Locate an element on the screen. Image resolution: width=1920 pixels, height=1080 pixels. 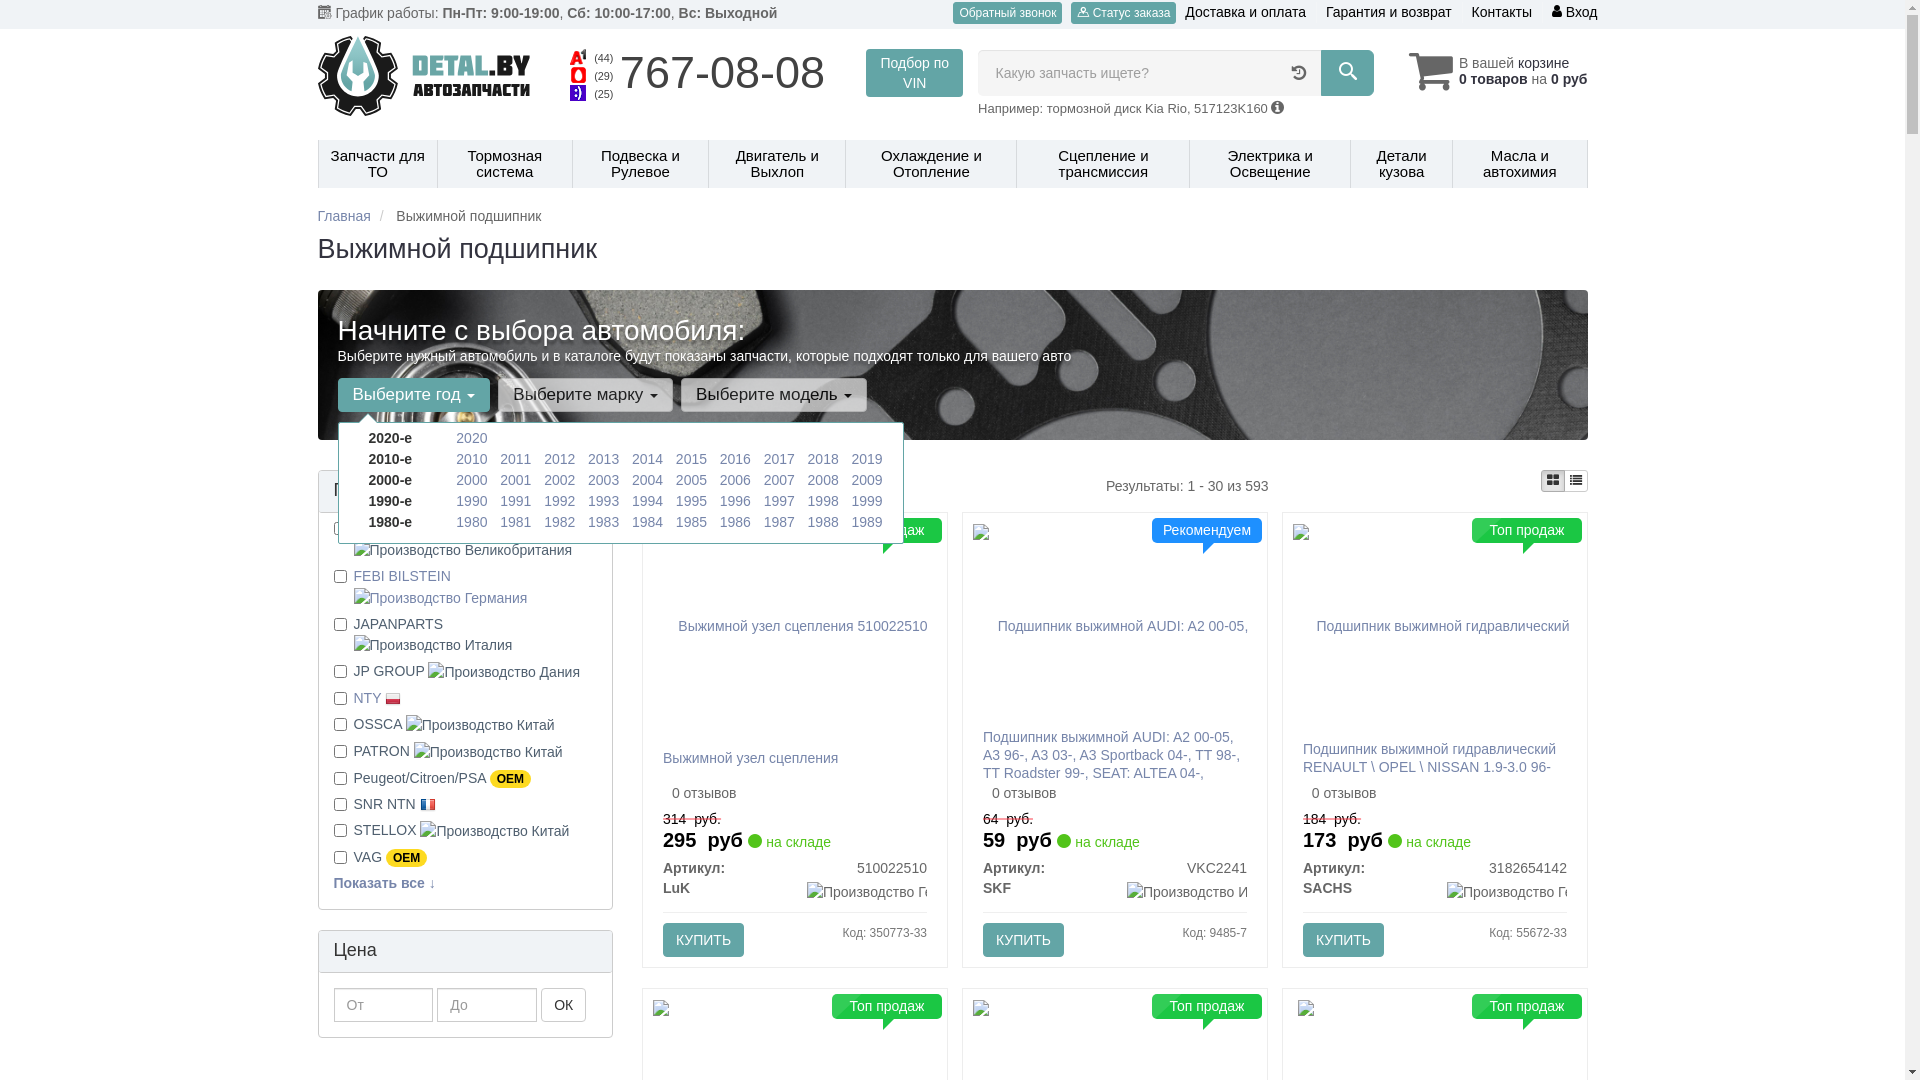
'1988' is located at coordinates (823, 520).